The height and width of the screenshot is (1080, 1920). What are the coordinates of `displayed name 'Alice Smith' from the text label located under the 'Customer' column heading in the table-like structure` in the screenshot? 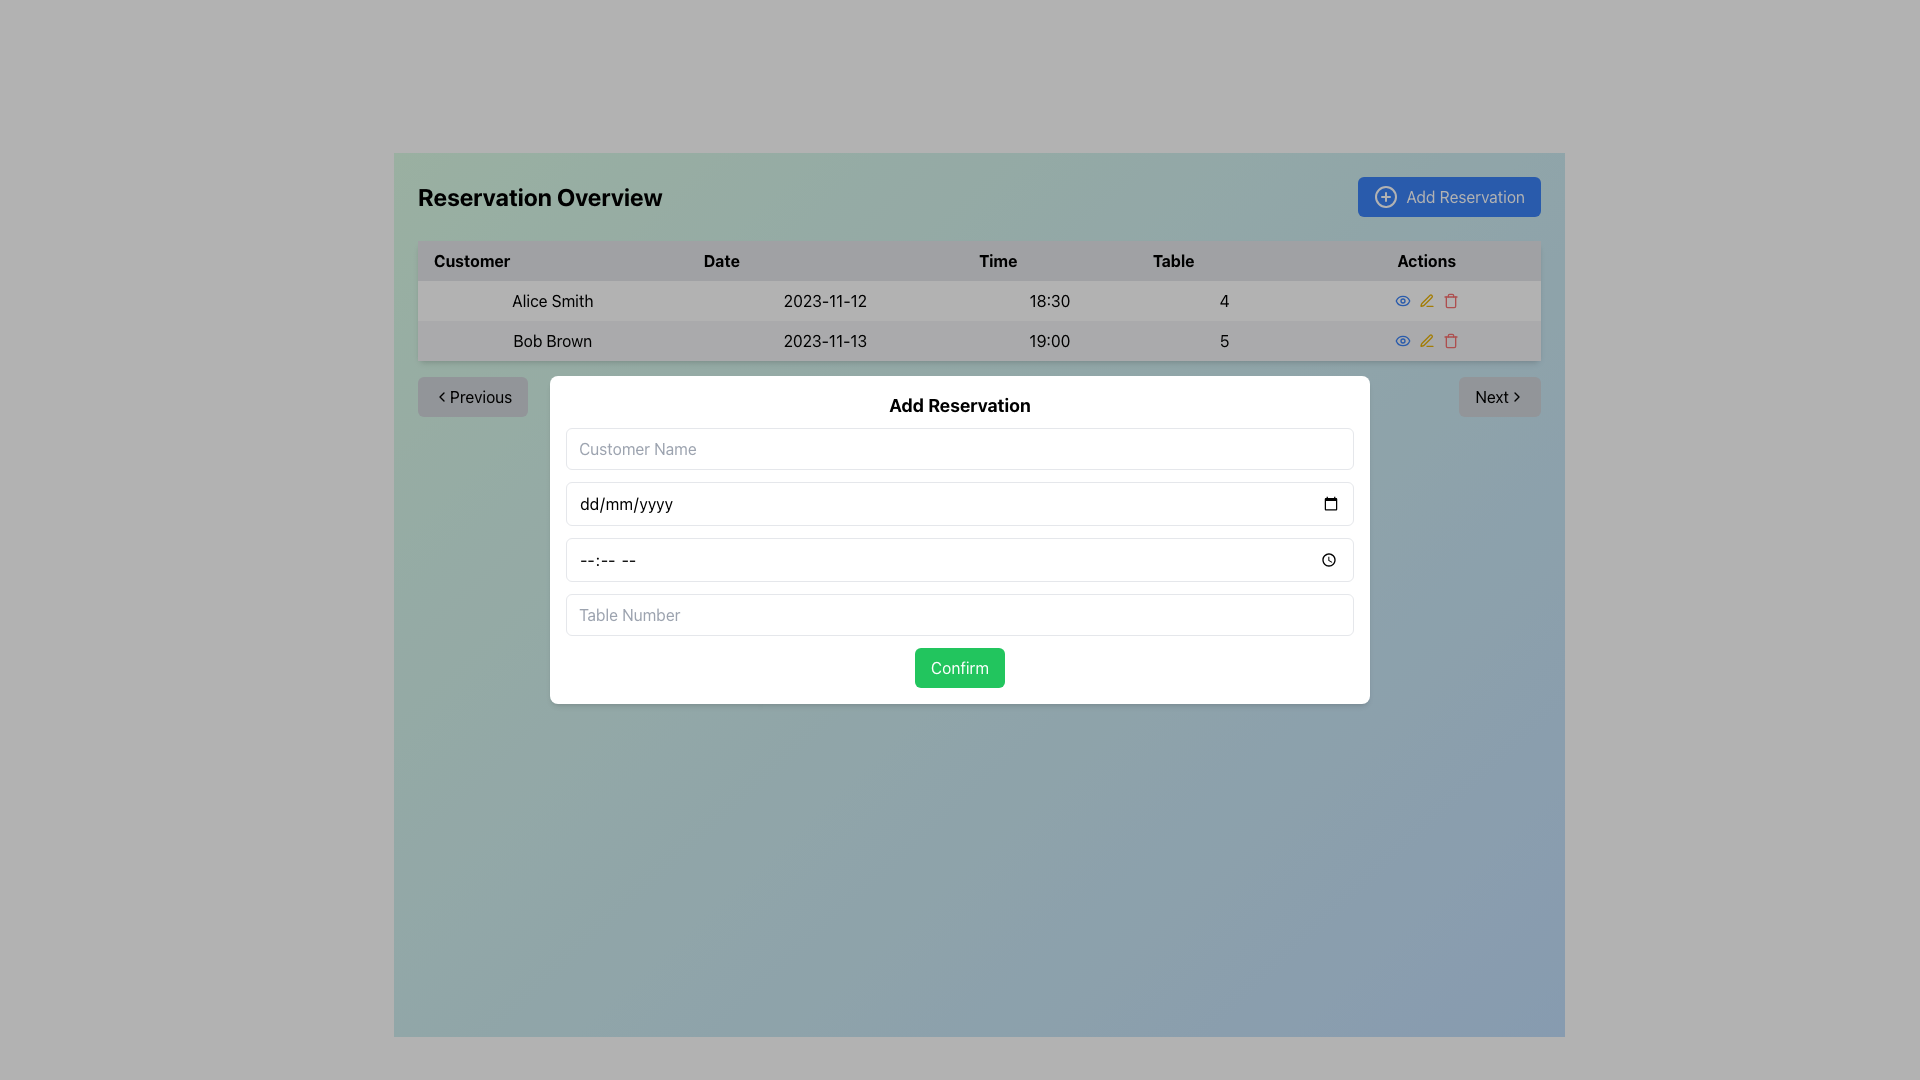 It's located at (552, 300).